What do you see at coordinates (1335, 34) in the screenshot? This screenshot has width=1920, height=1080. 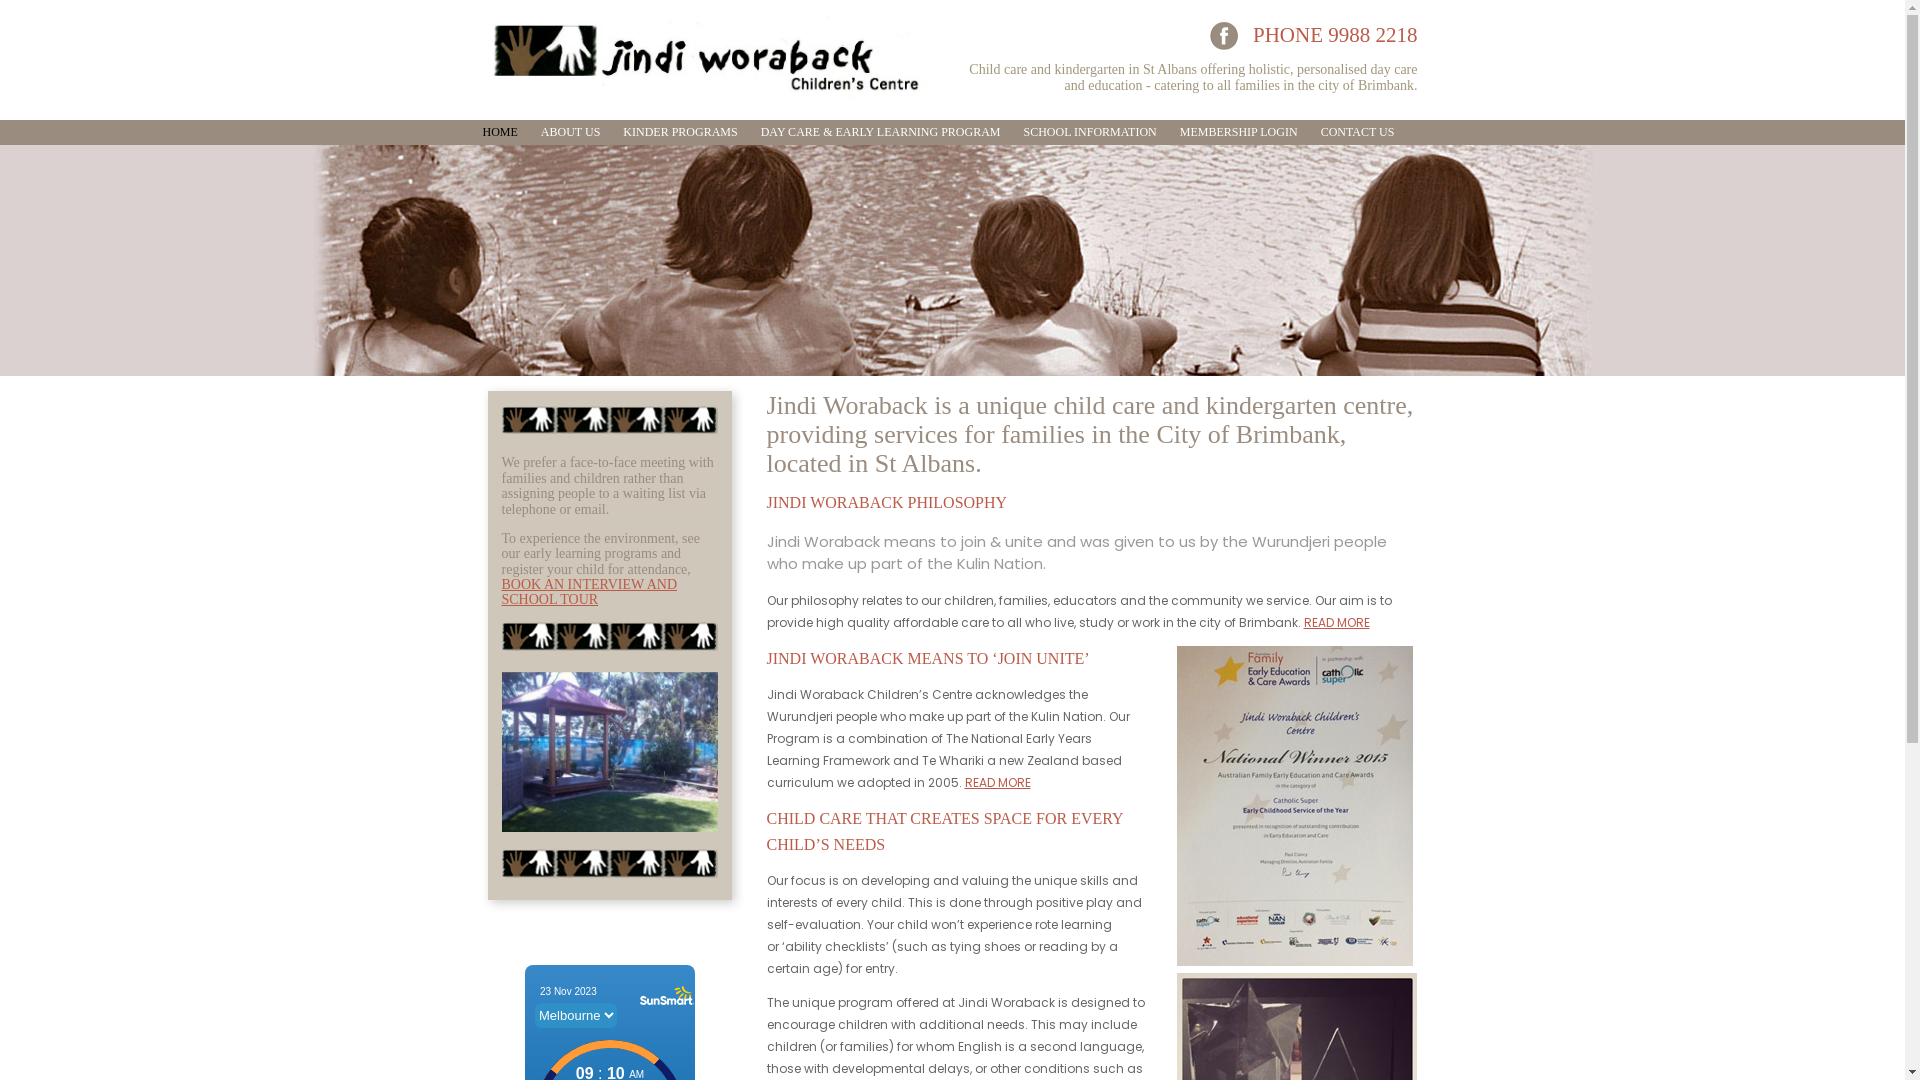 I see `'PHONE 9988 2218'` at bounding box center [1335, 34].